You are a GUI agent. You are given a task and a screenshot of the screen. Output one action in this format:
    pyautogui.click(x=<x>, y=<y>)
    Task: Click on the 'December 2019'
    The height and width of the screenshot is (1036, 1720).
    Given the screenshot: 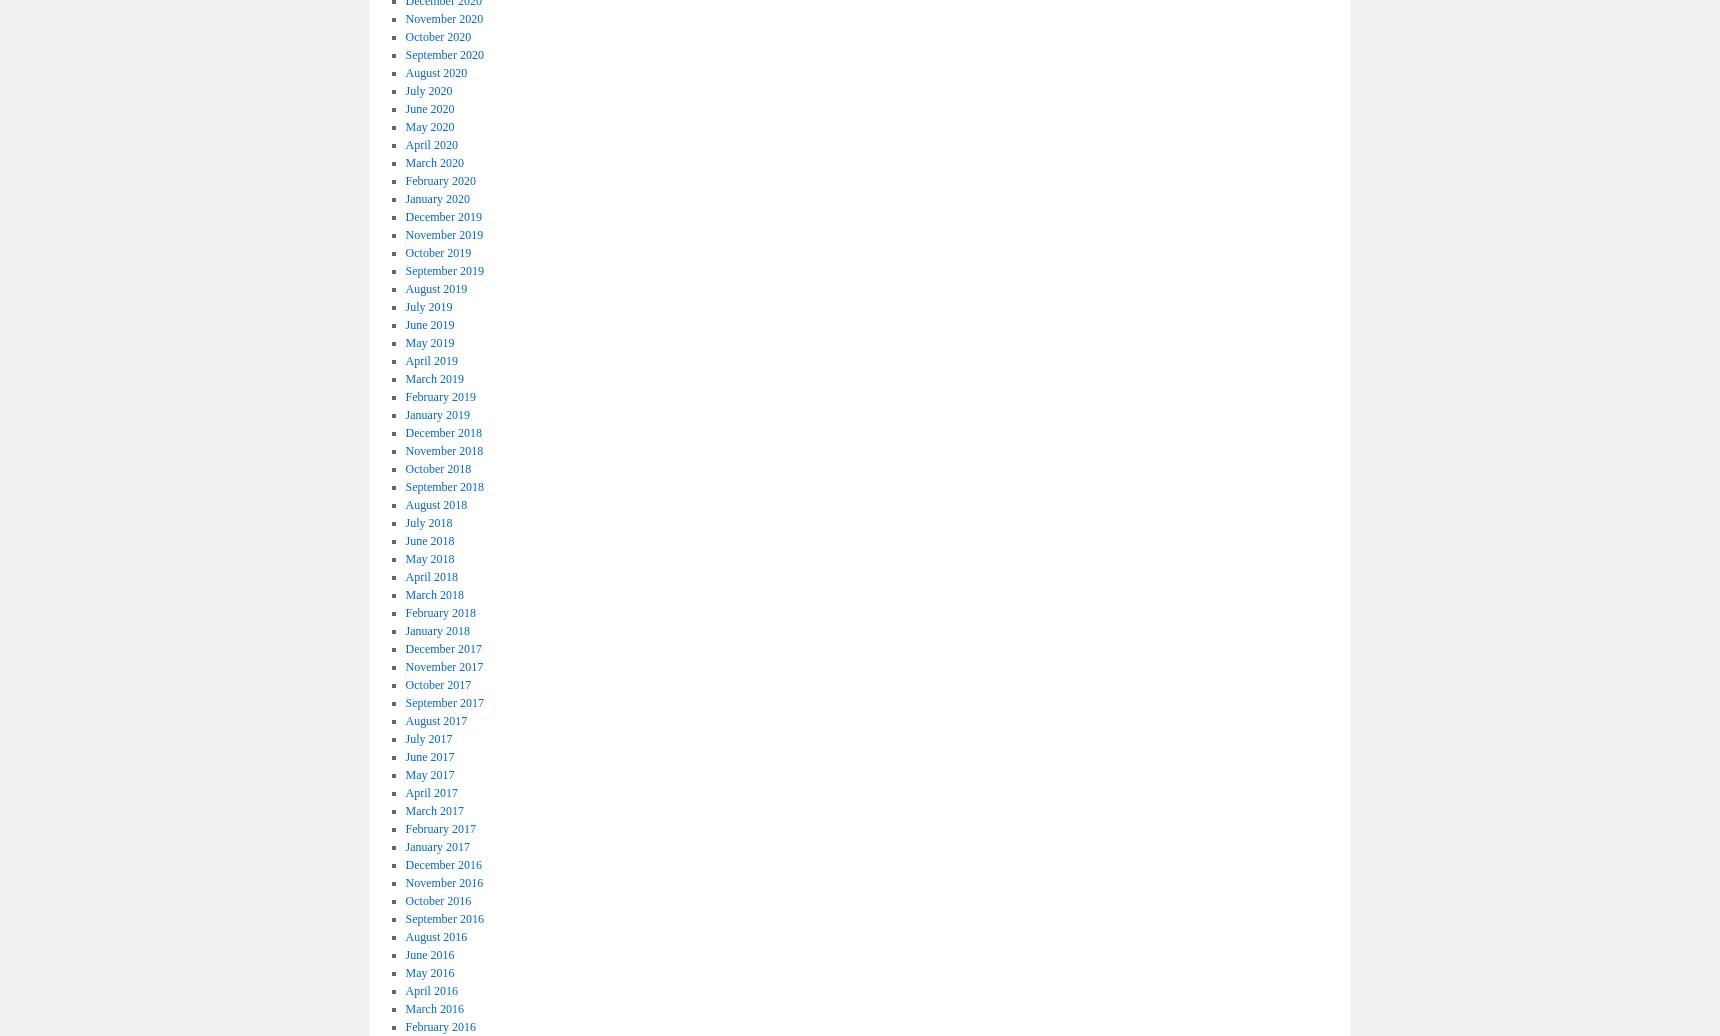 What is the action you would take?
    pyautogui.click(x=442, y=216)
    